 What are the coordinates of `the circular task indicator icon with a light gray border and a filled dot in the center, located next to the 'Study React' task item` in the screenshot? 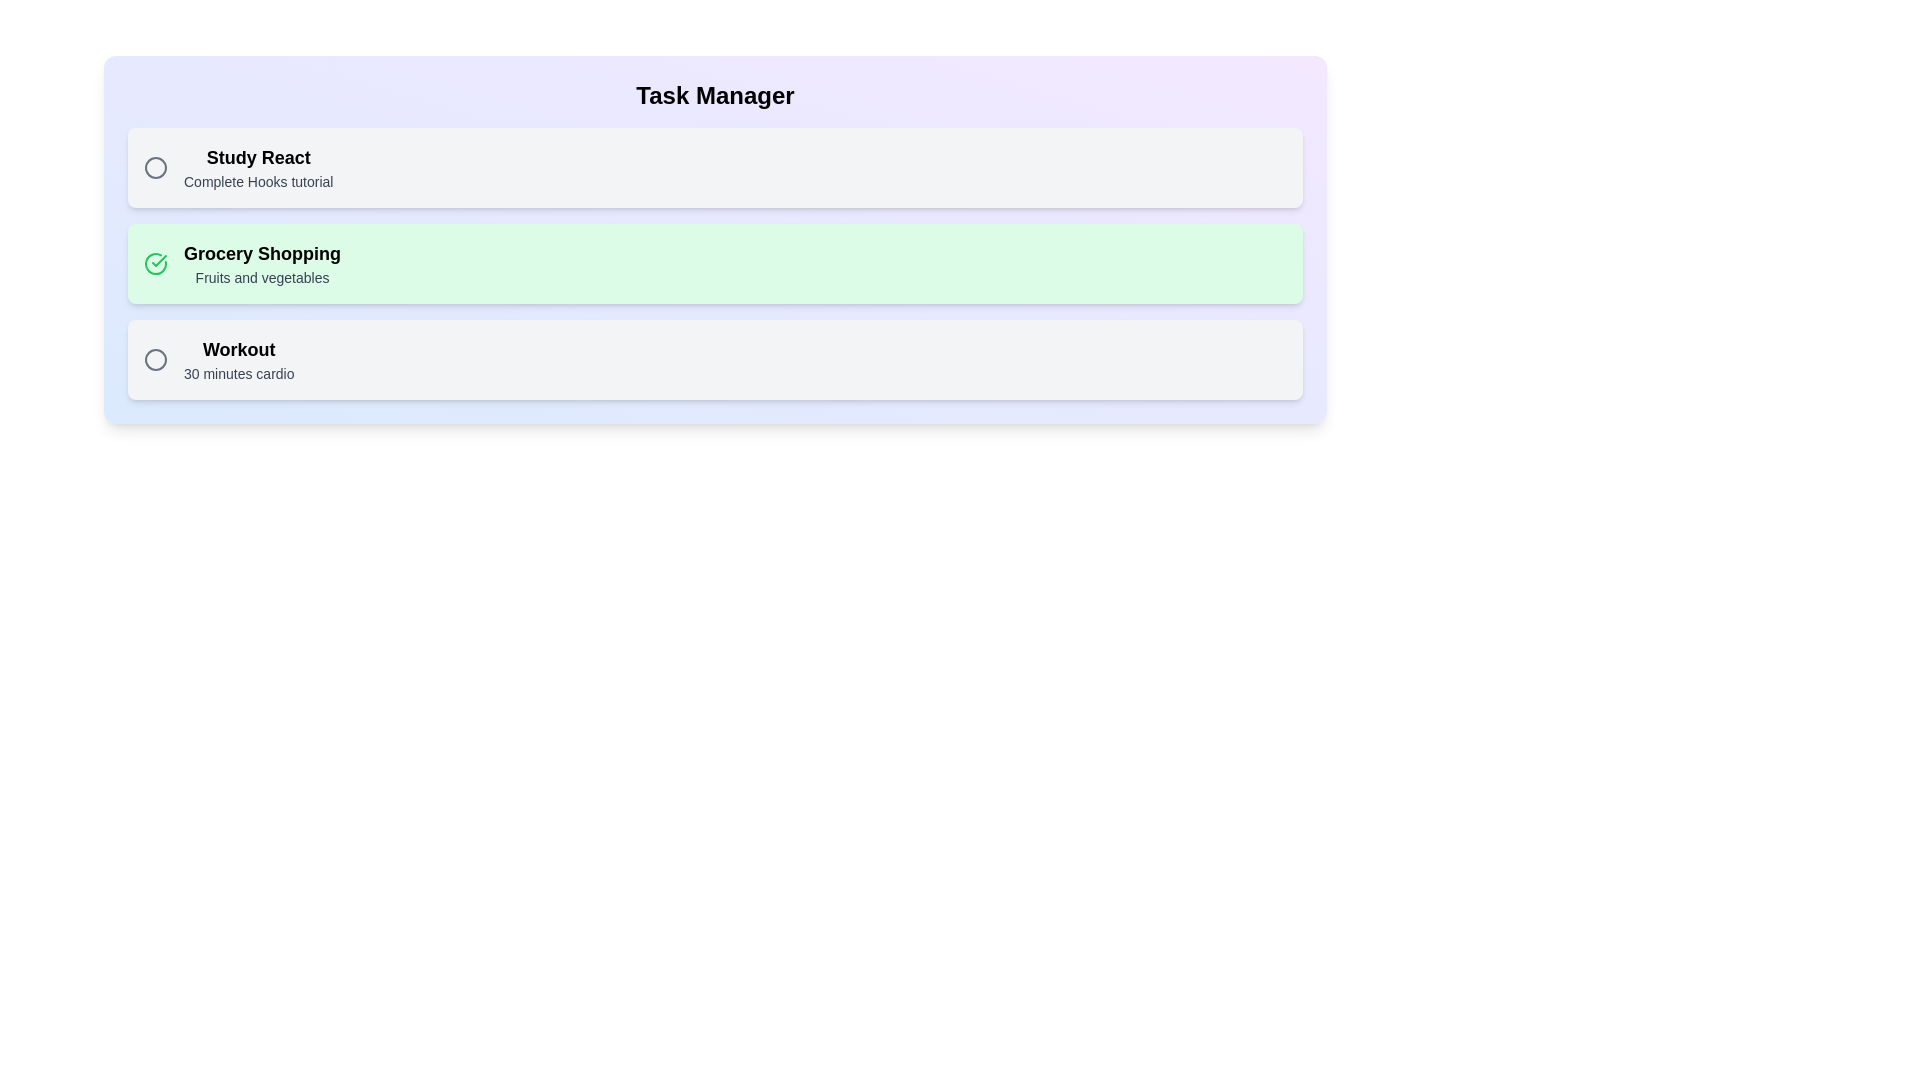 It's located at (155, 167).